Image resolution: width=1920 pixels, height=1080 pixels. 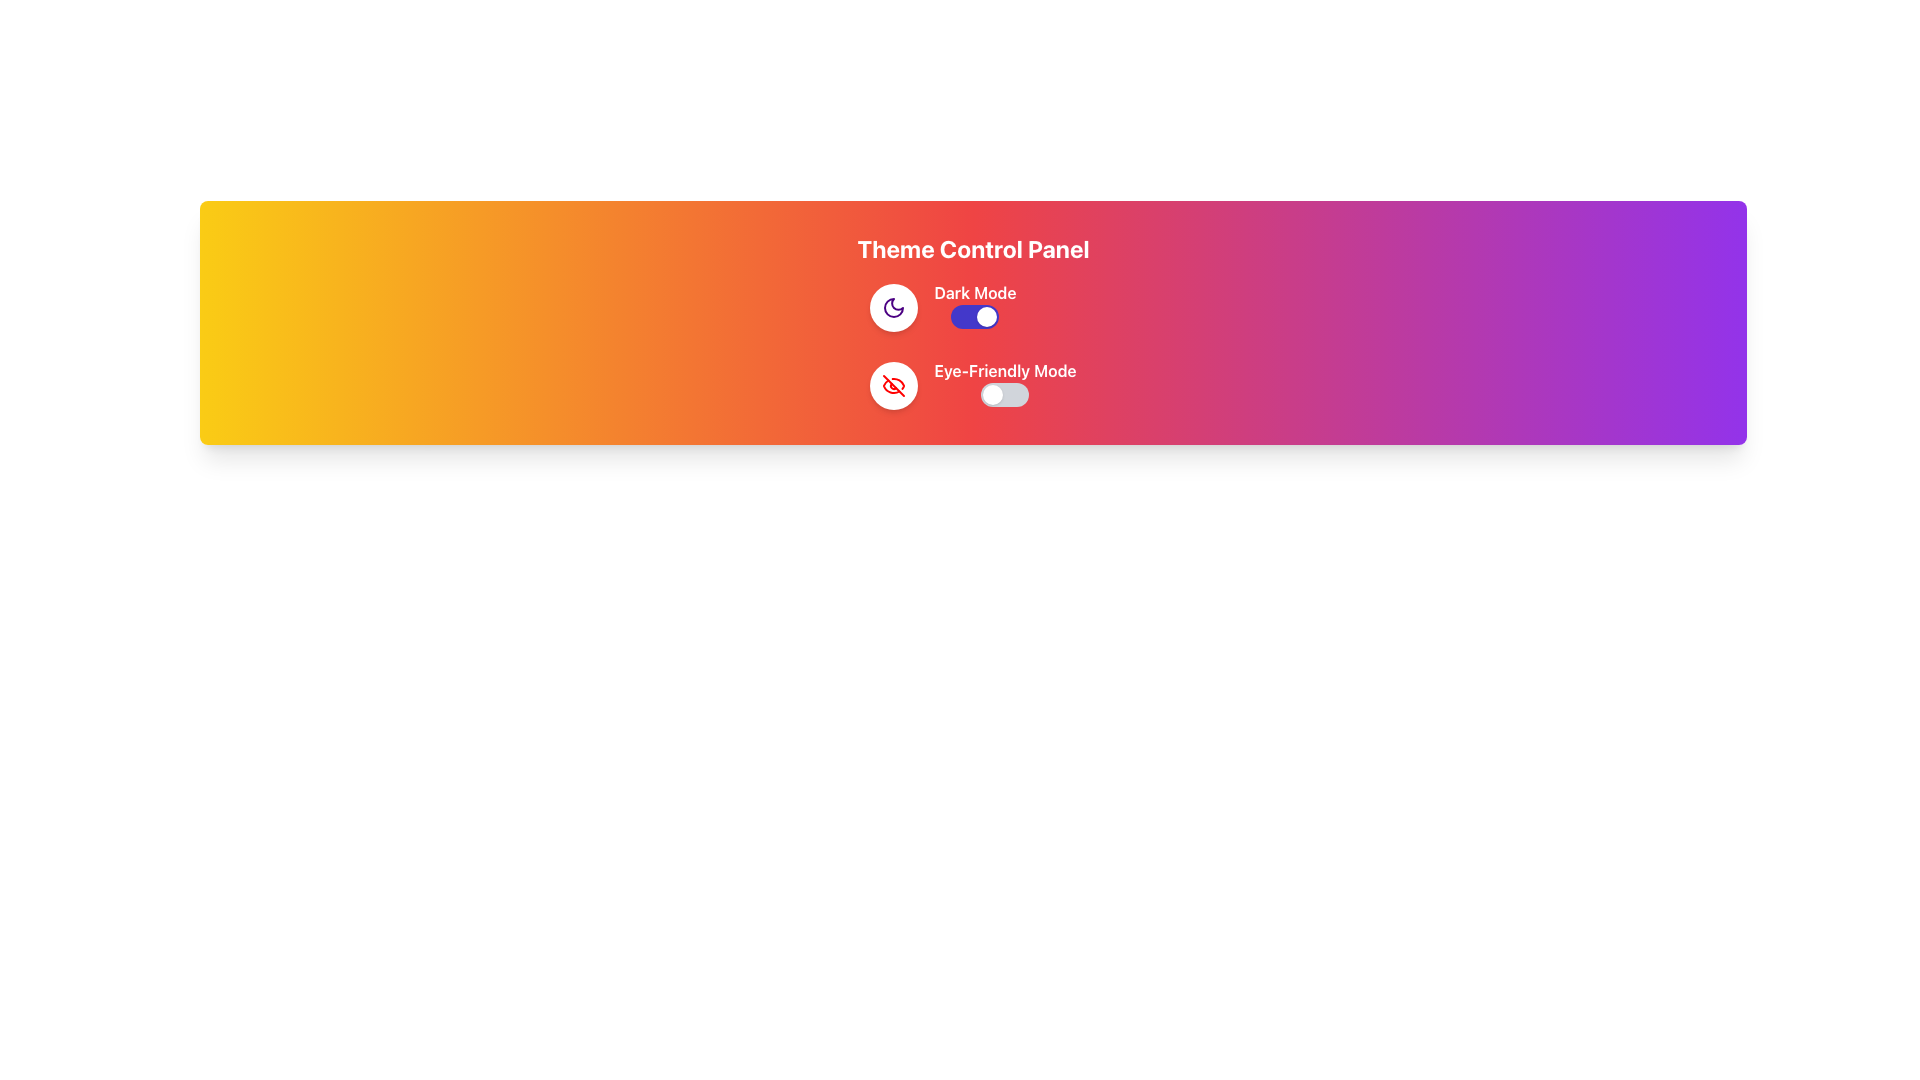 I want to click on the 'Eye-Friendly Mode' toggle switch, so click(x=1005, y=385).